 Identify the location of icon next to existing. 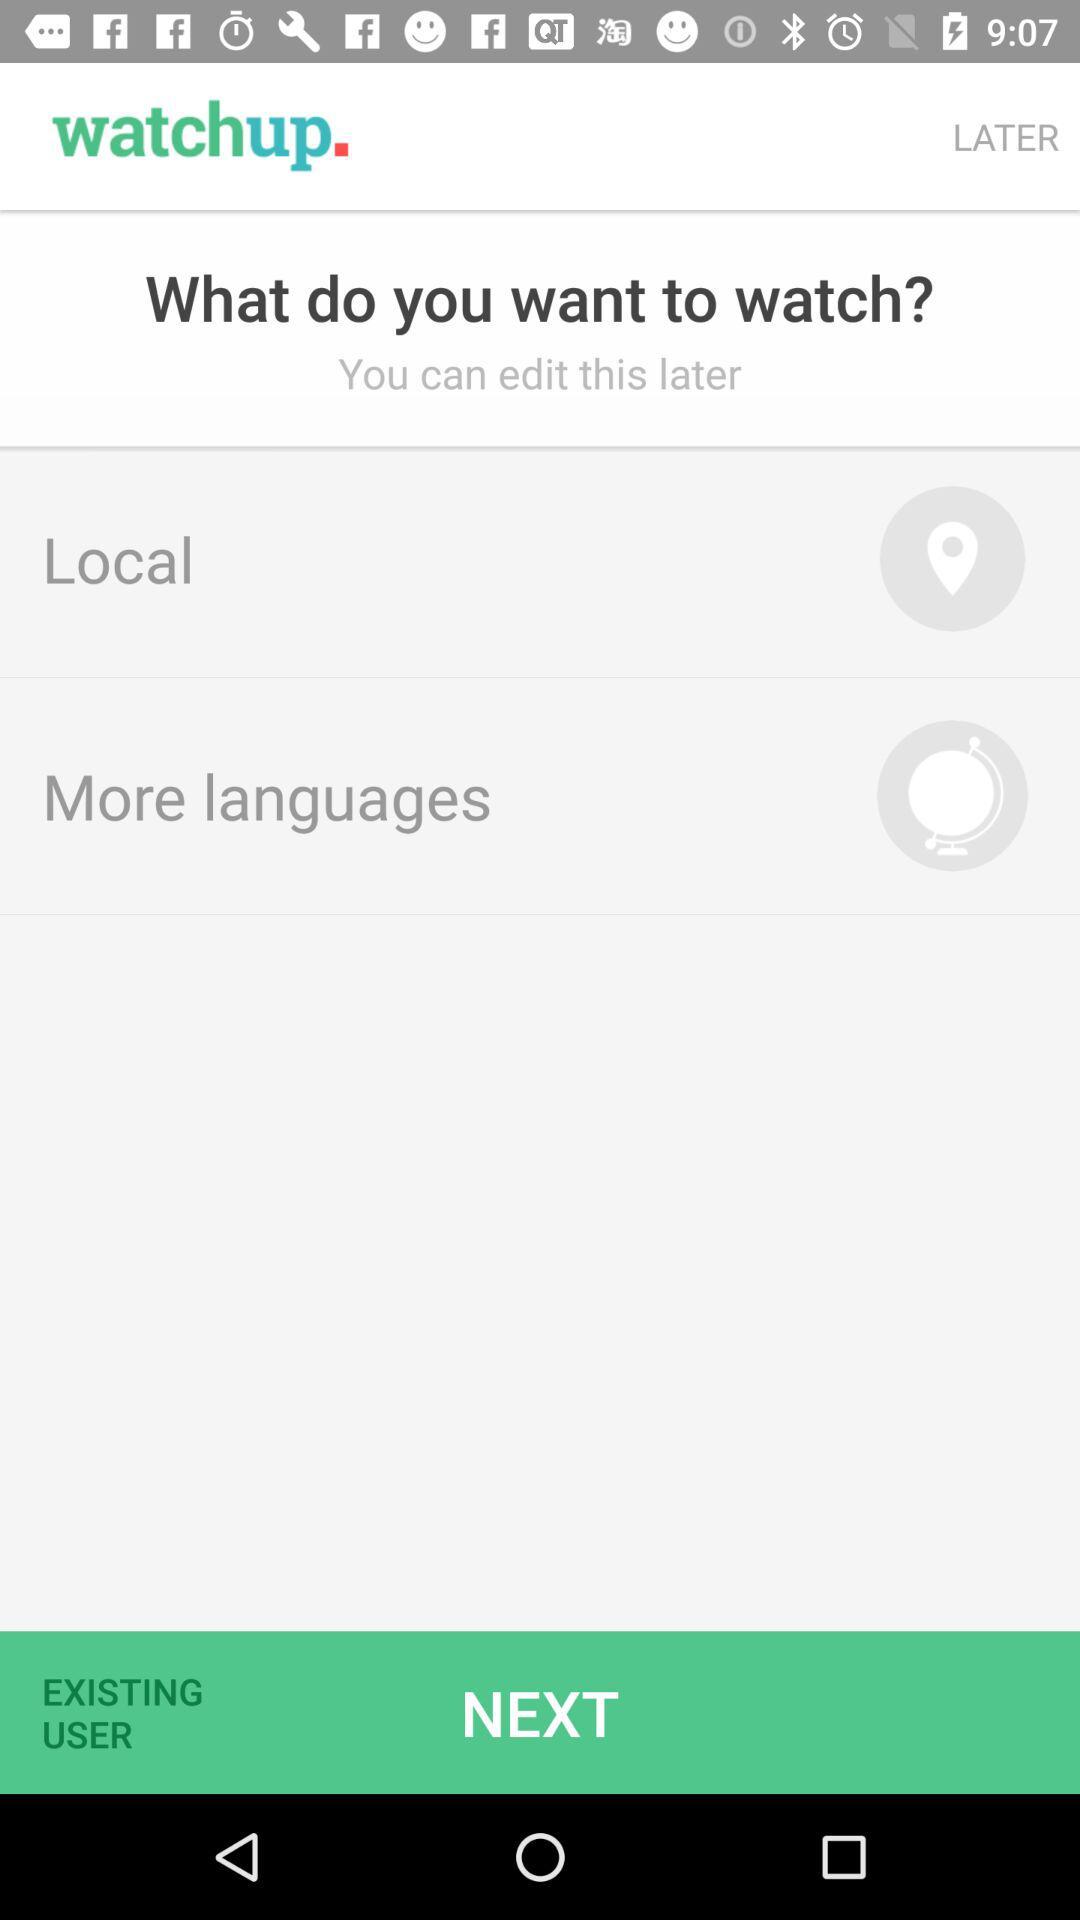
(540, 1711).